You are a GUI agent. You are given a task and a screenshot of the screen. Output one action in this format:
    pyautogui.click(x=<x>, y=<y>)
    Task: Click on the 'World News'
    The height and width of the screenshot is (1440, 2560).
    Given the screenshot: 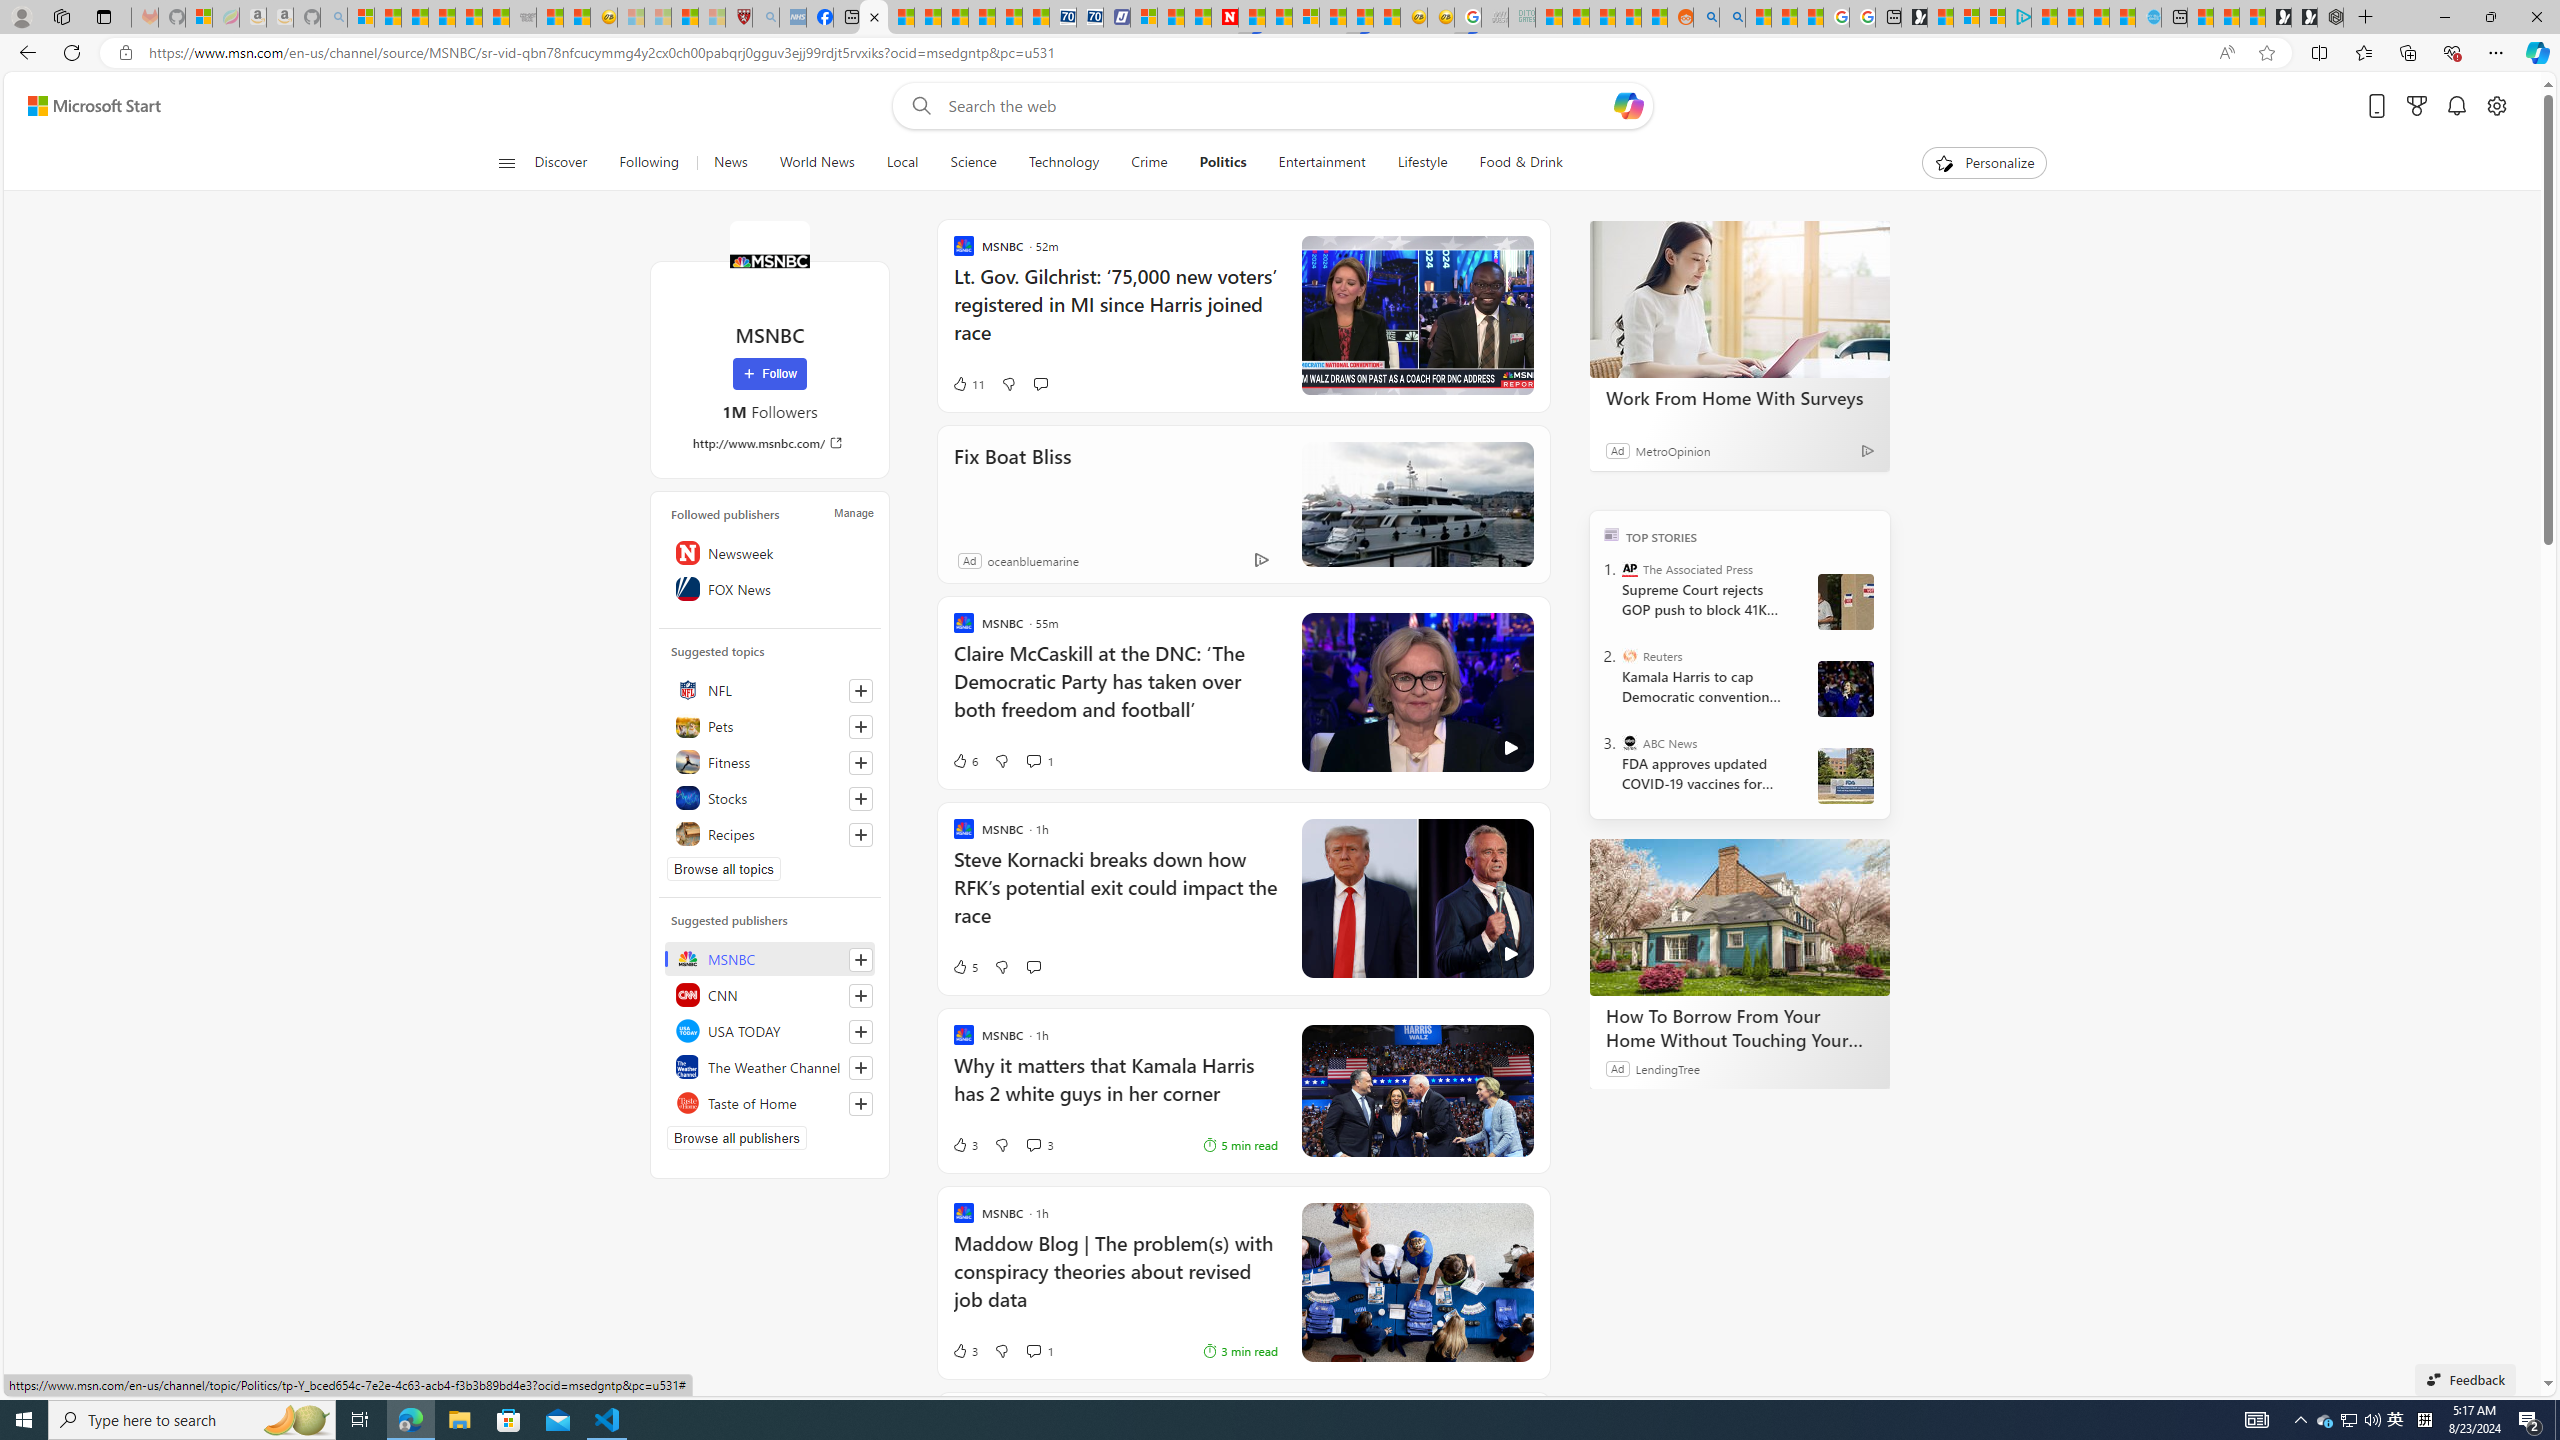 What is the action you would take?
    pyautogui.click(x=815, y=162)
    